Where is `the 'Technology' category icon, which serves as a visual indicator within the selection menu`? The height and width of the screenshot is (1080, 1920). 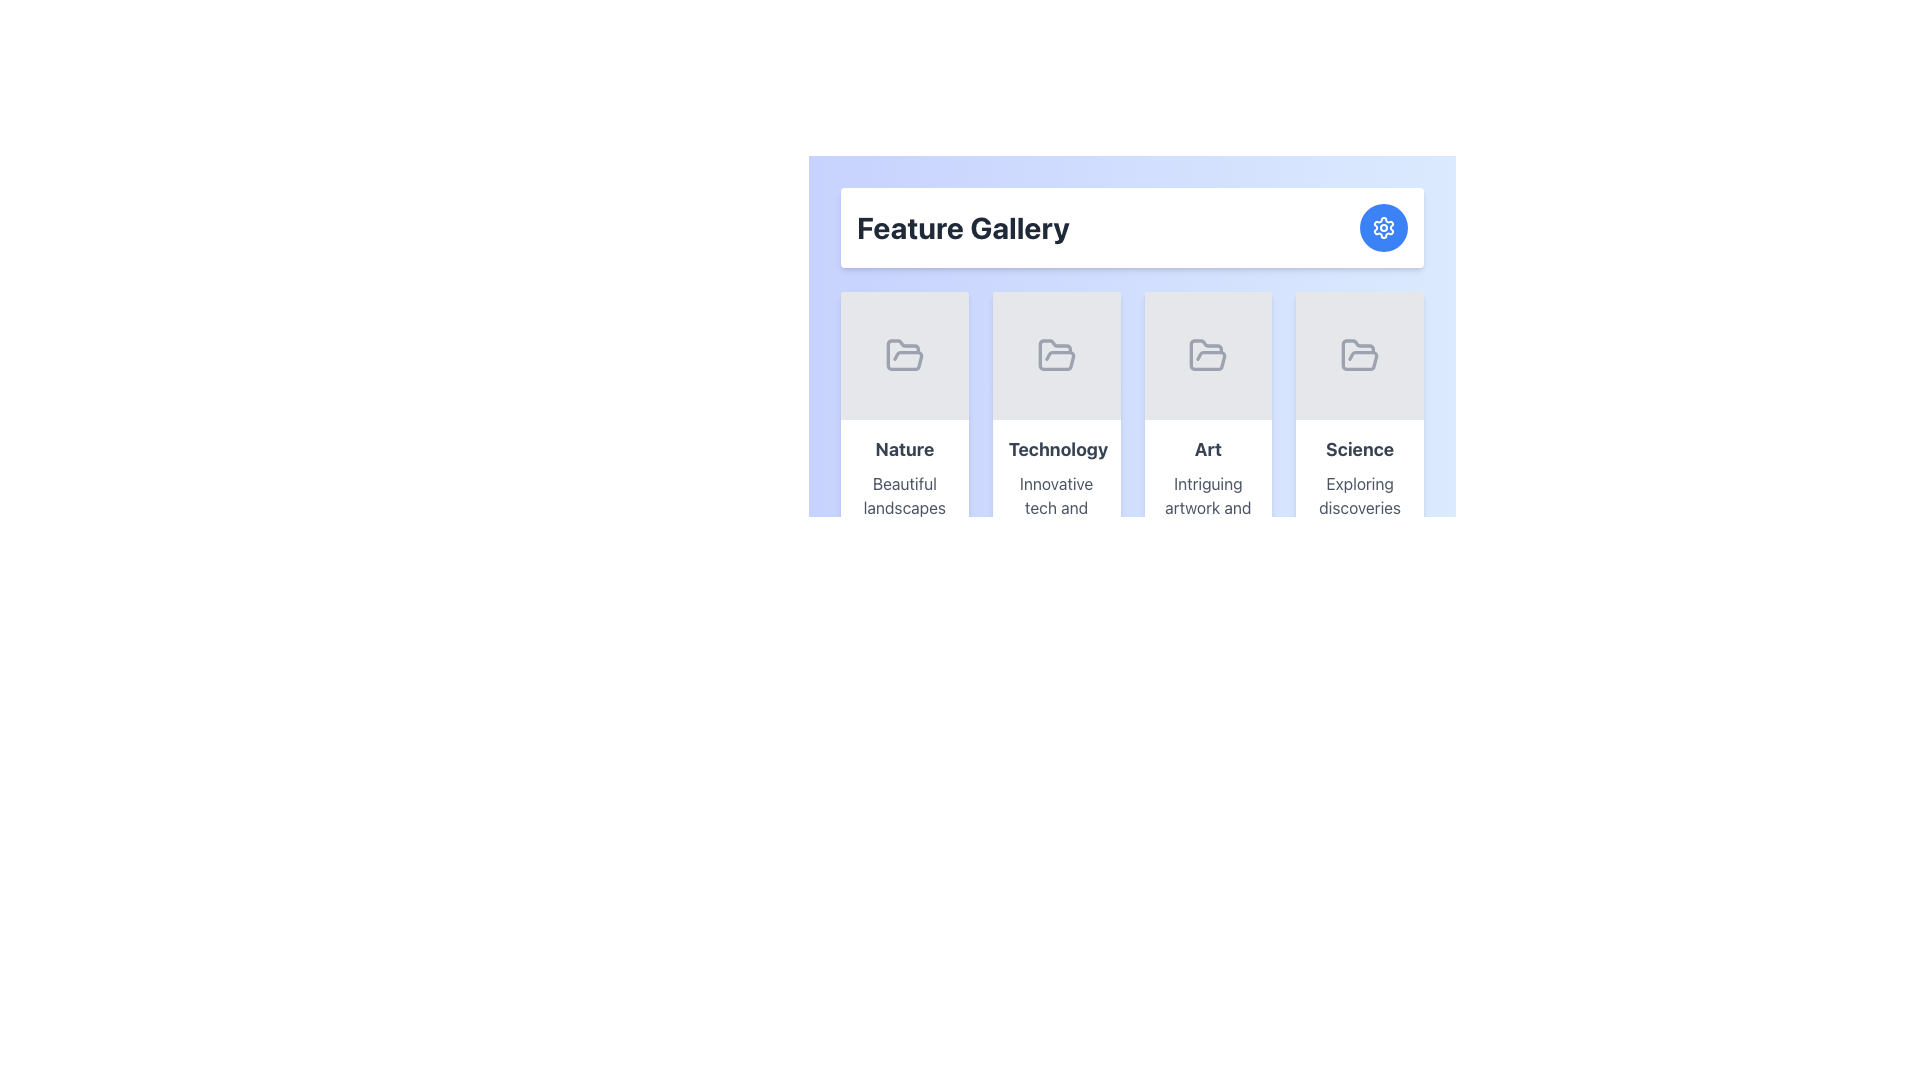 the 'Technology' category icon, which serves as a visual indicator within the selection menu is located at coordinates (1055, 354).